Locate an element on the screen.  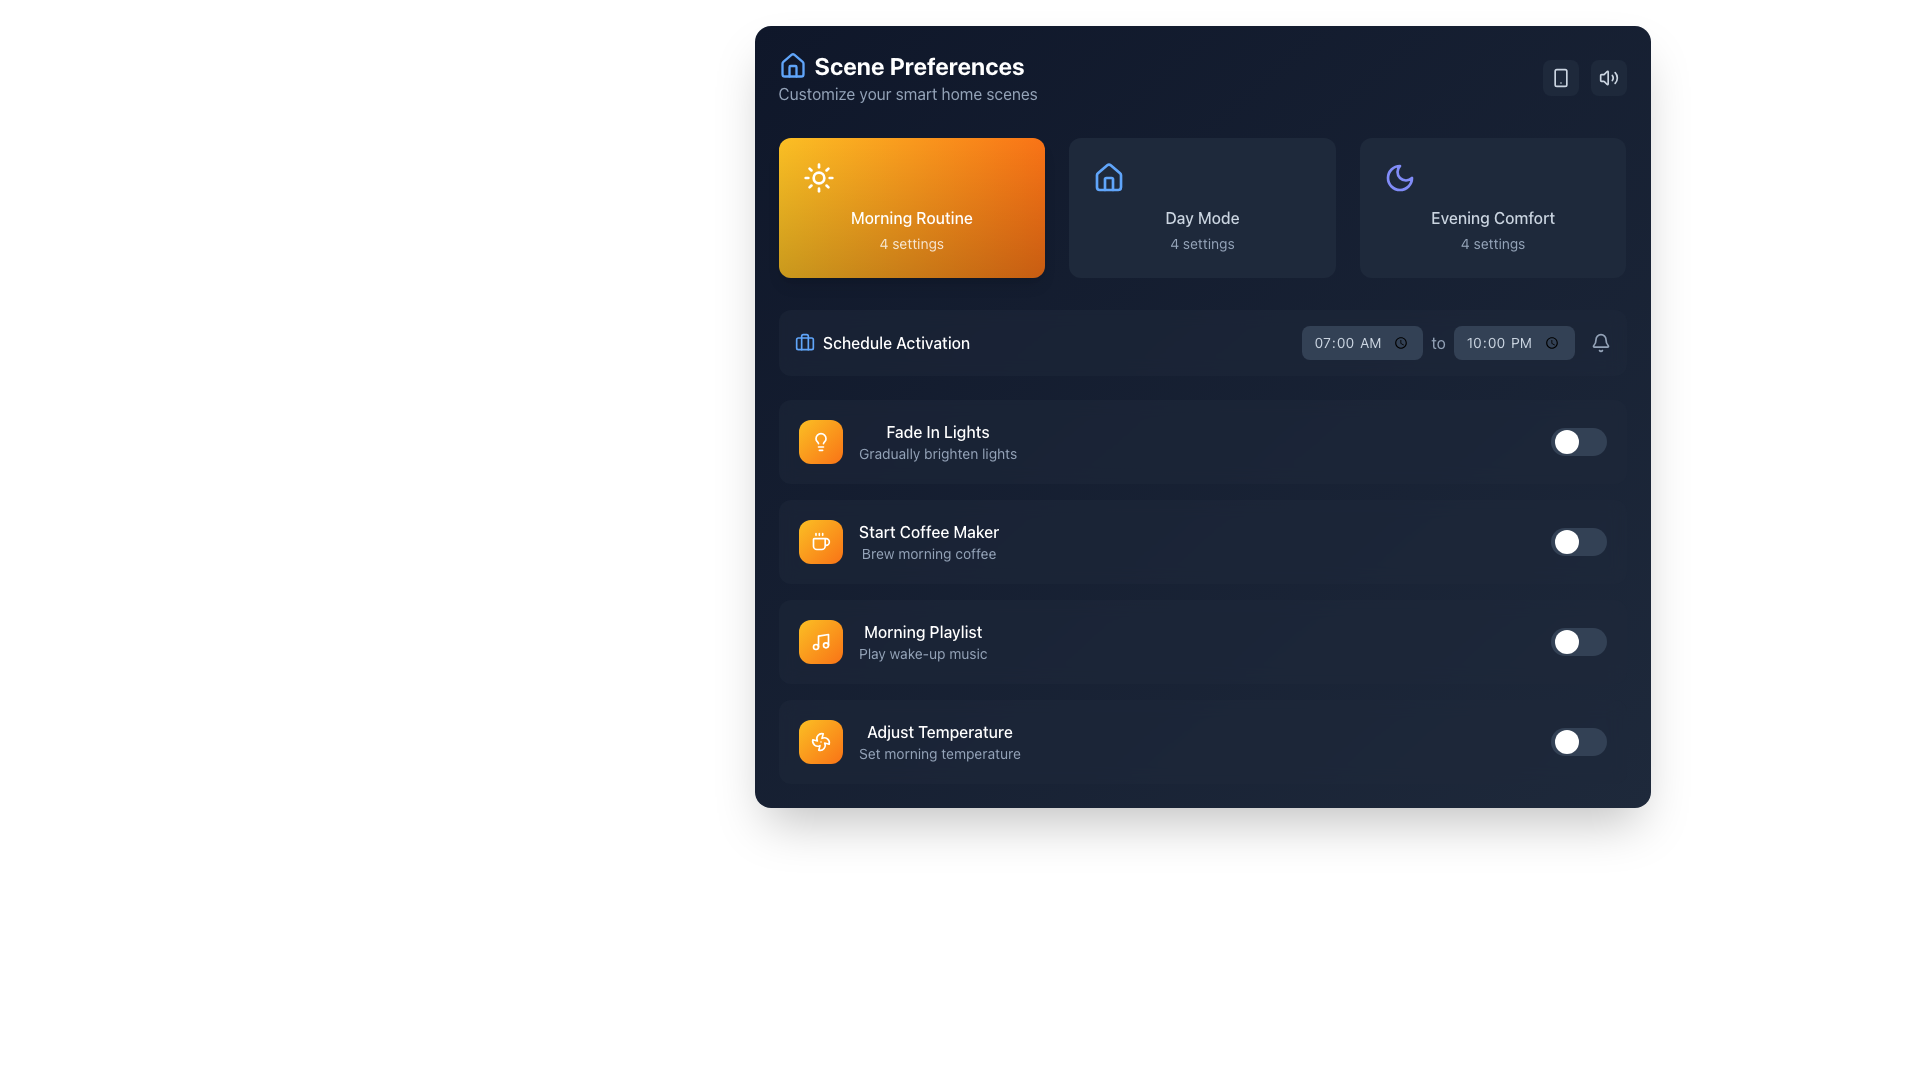
the 'Day Mode' icon within the 'Scene Preferences' interface, which visually represents the 'Day Mode' option is located at coordinates (1108, 176).